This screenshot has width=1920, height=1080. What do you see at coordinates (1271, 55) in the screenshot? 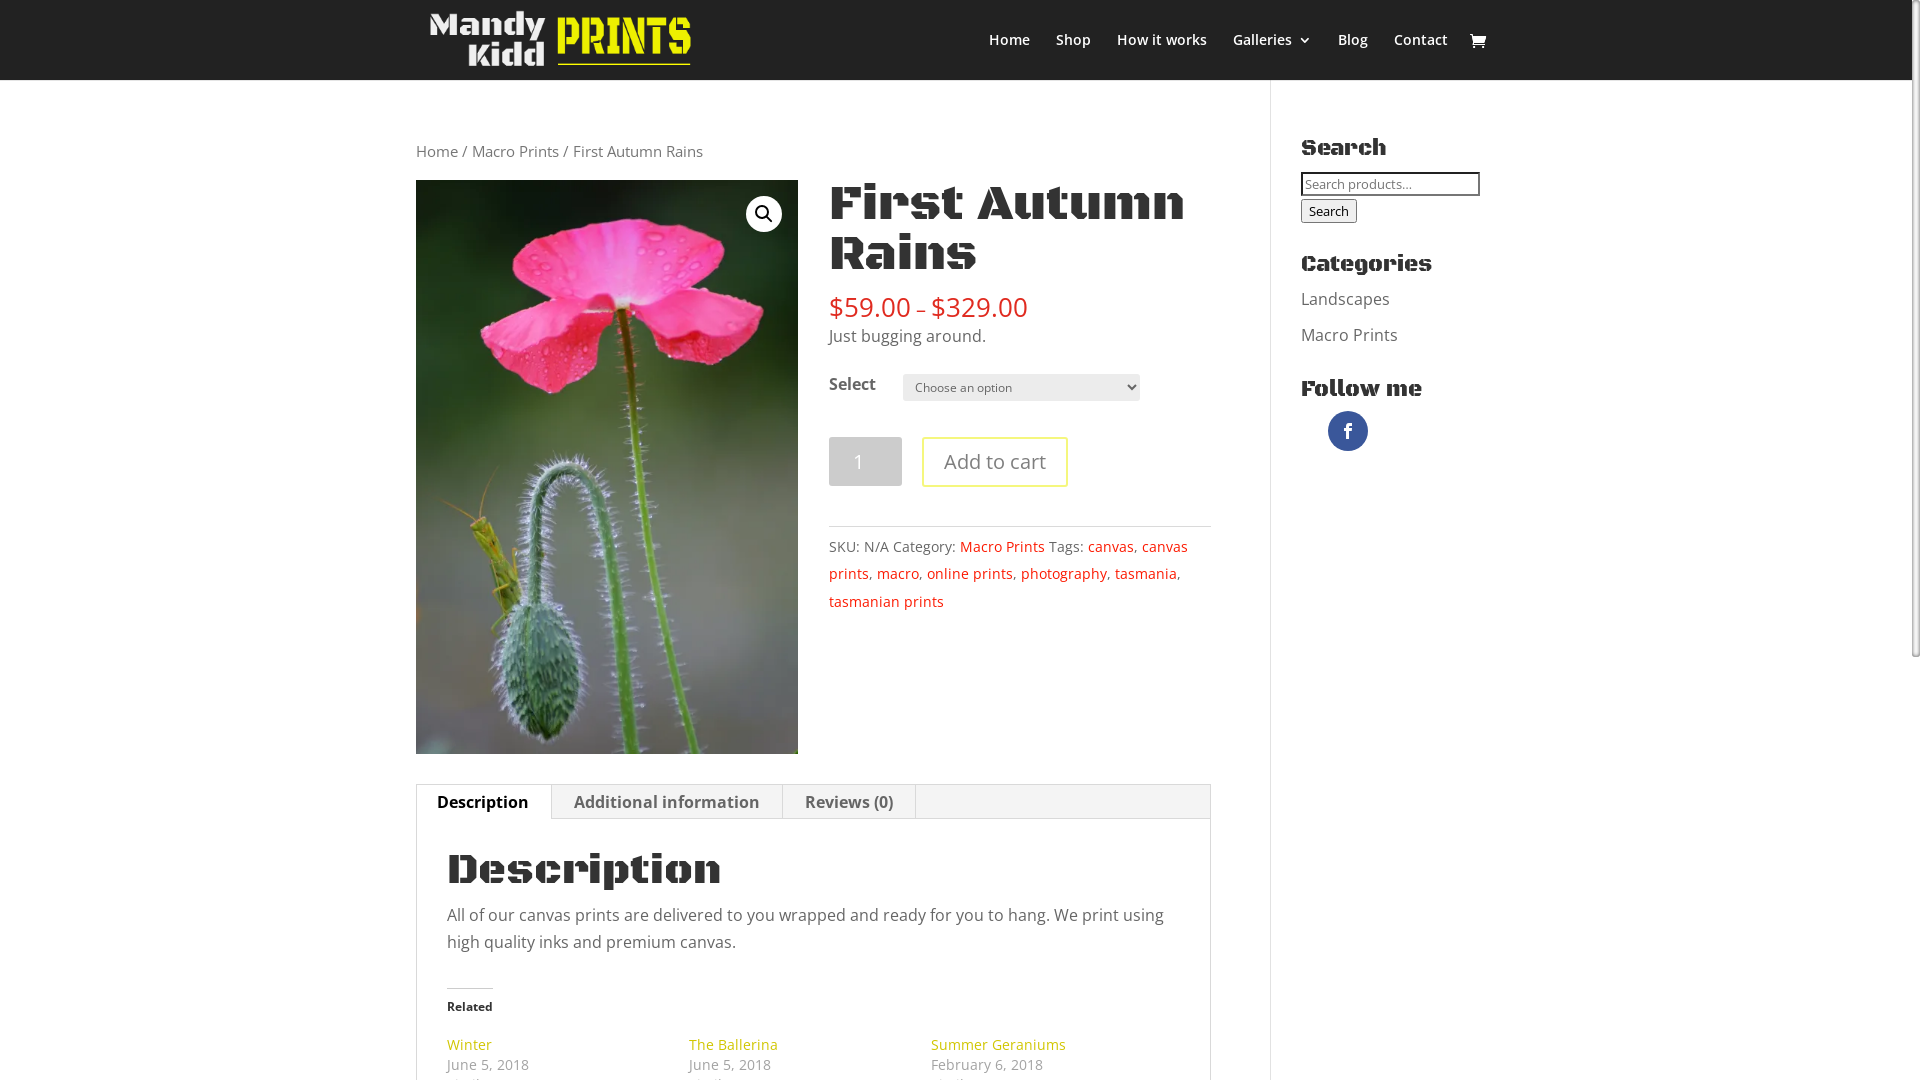
I see `'Galleries'` at bounding box center [1271, 55].